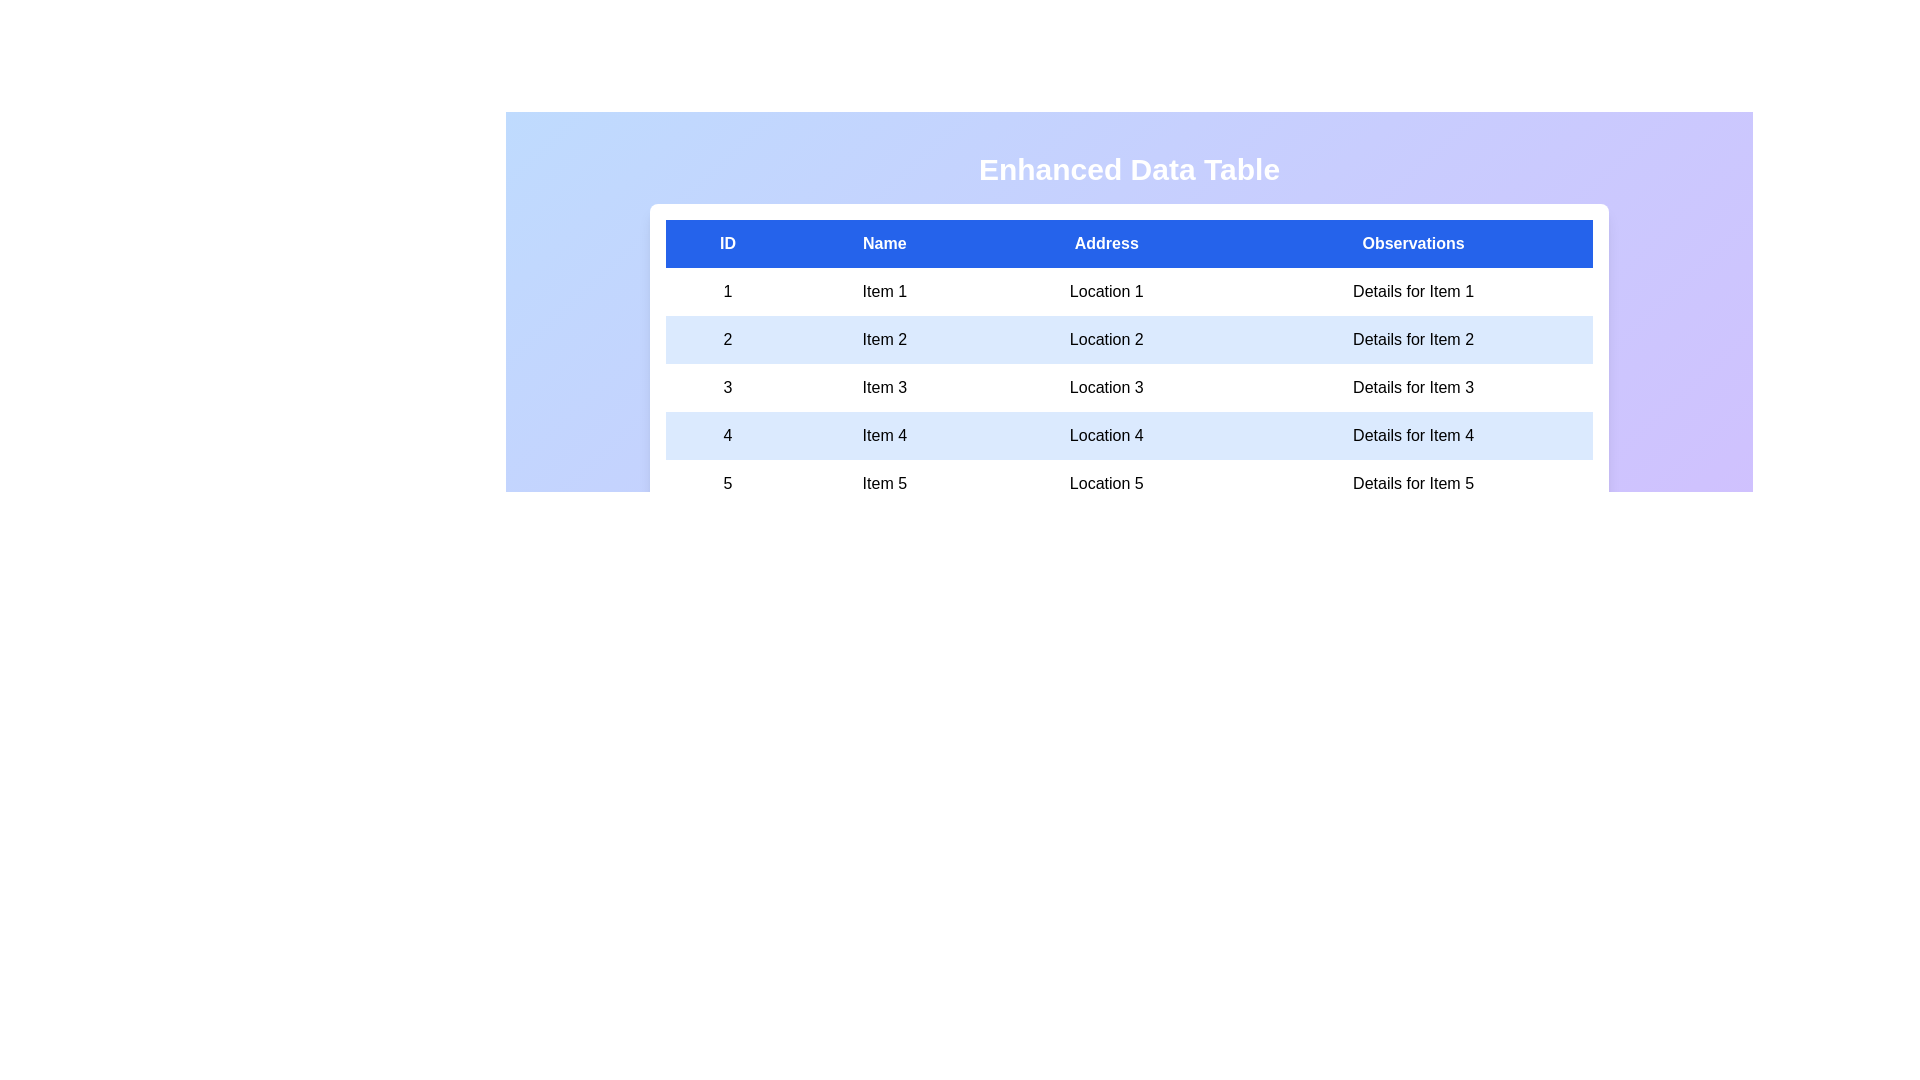  What do you see at coordinates (1411, 242) in the screenshot?
I see `the header labeled Observations to sort the table by that column` at bounding box center [1411, 242].